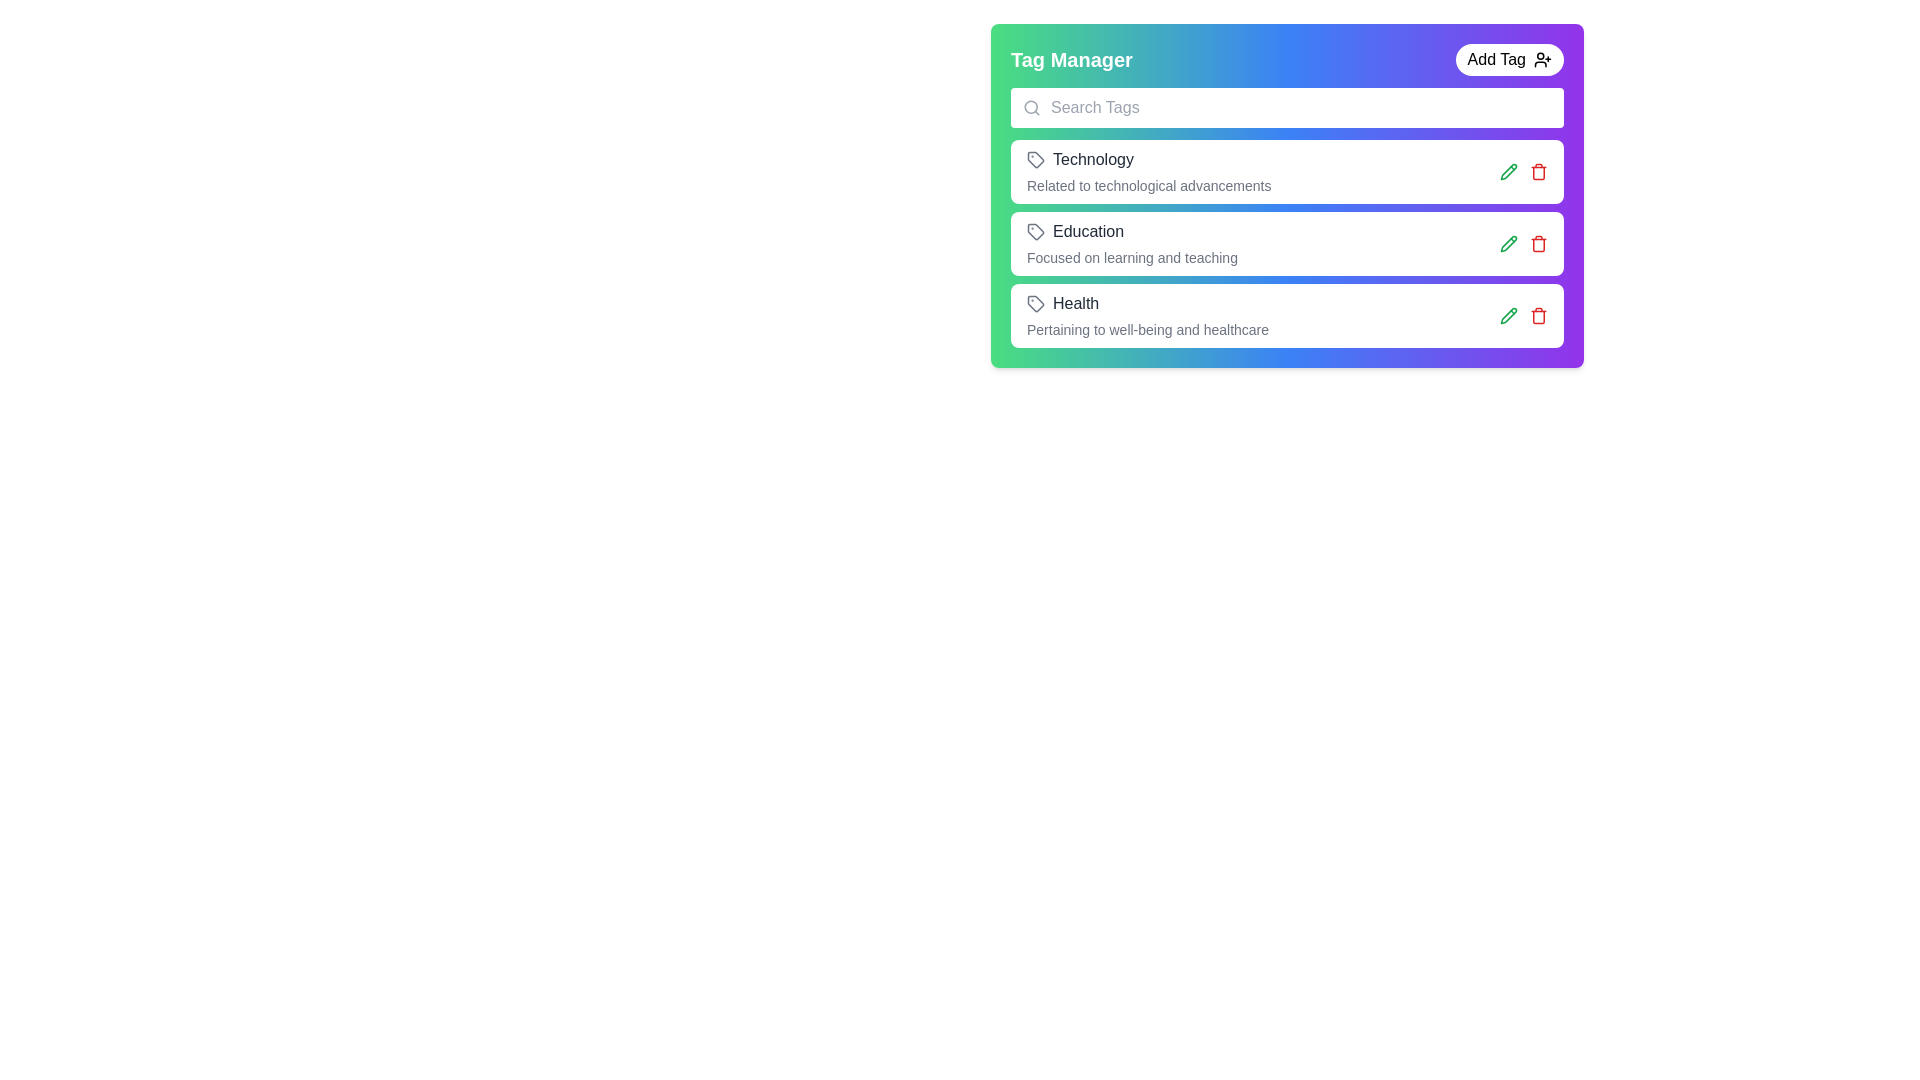  I want to click on the gray tag icon located to the left of the 'Education' entry in the list of tag entries, so click(1036, 230).